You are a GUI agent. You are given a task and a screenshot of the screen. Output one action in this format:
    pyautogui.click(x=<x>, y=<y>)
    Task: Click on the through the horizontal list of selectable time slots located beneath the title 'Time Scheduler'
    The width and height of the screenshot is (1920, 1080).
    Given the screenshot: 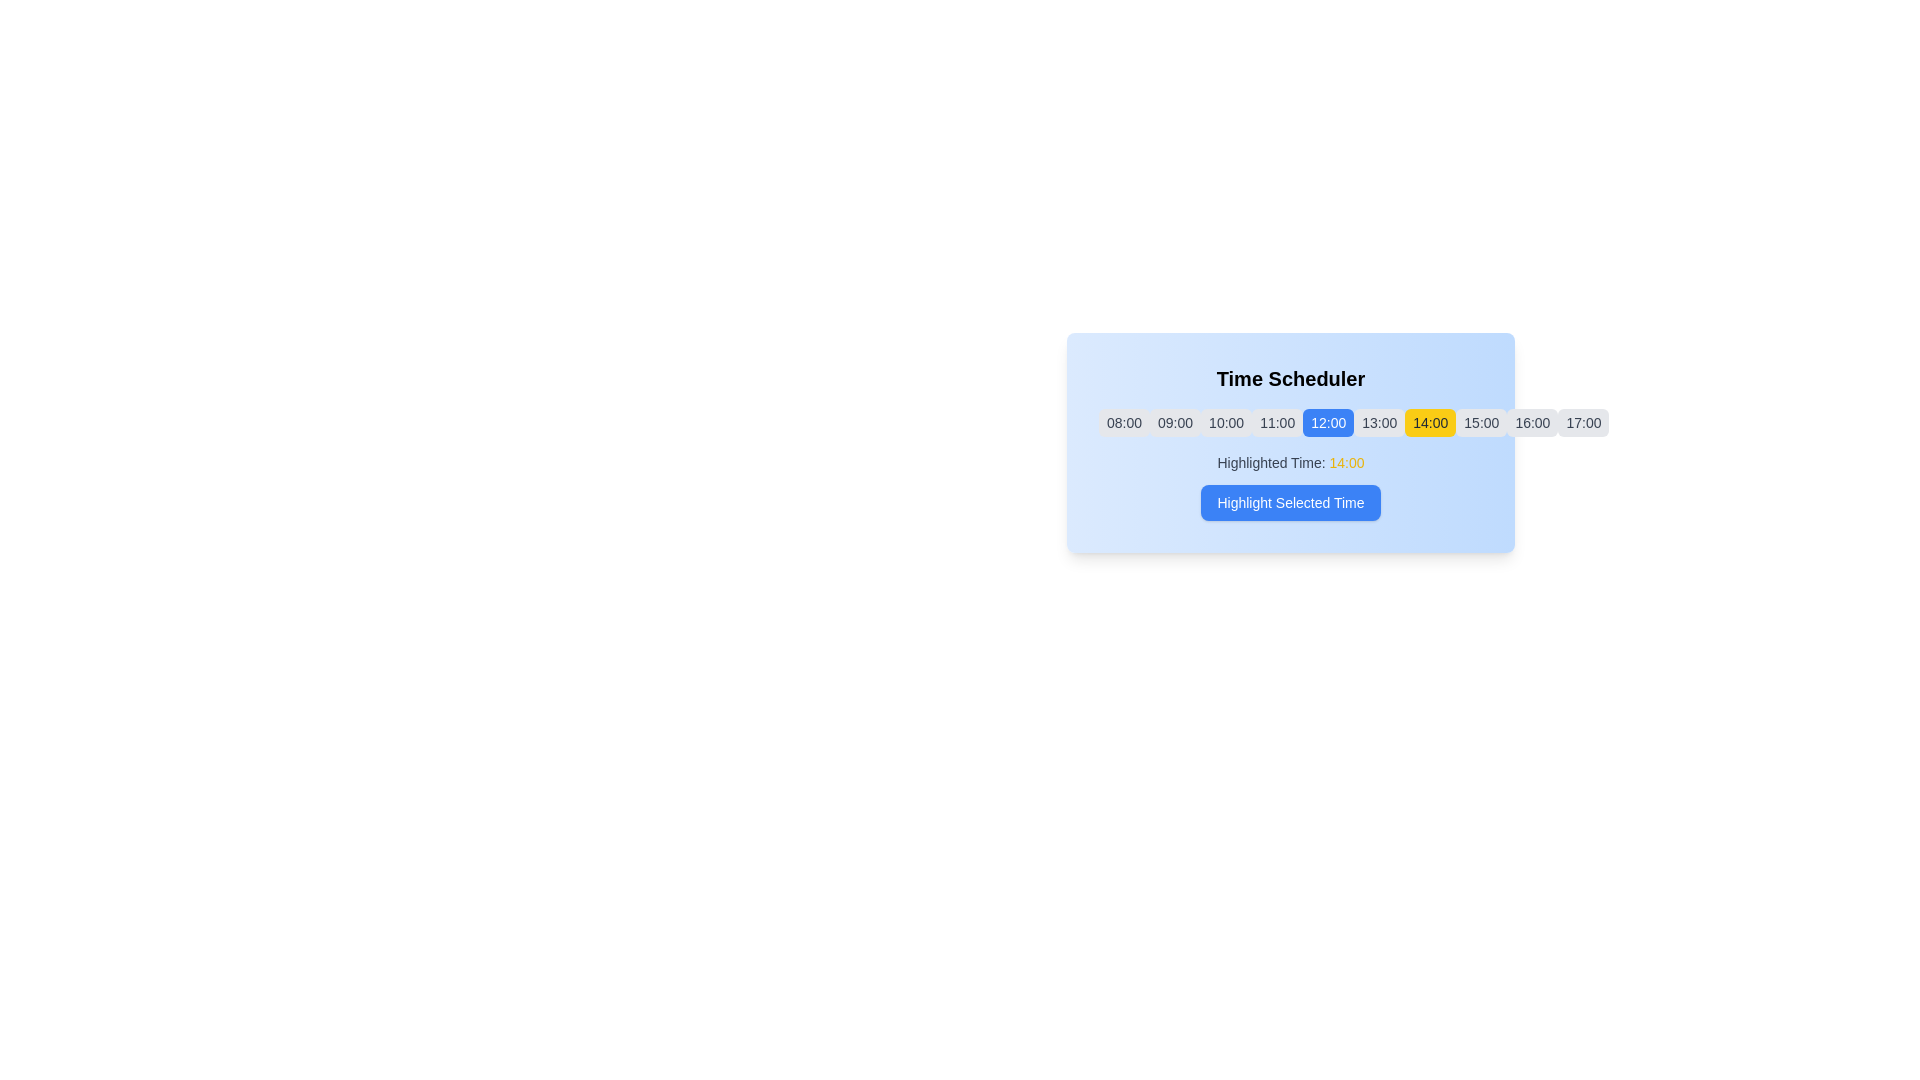 What is the action you would take?
    pyautogui.click(x=1291, y=422)
    